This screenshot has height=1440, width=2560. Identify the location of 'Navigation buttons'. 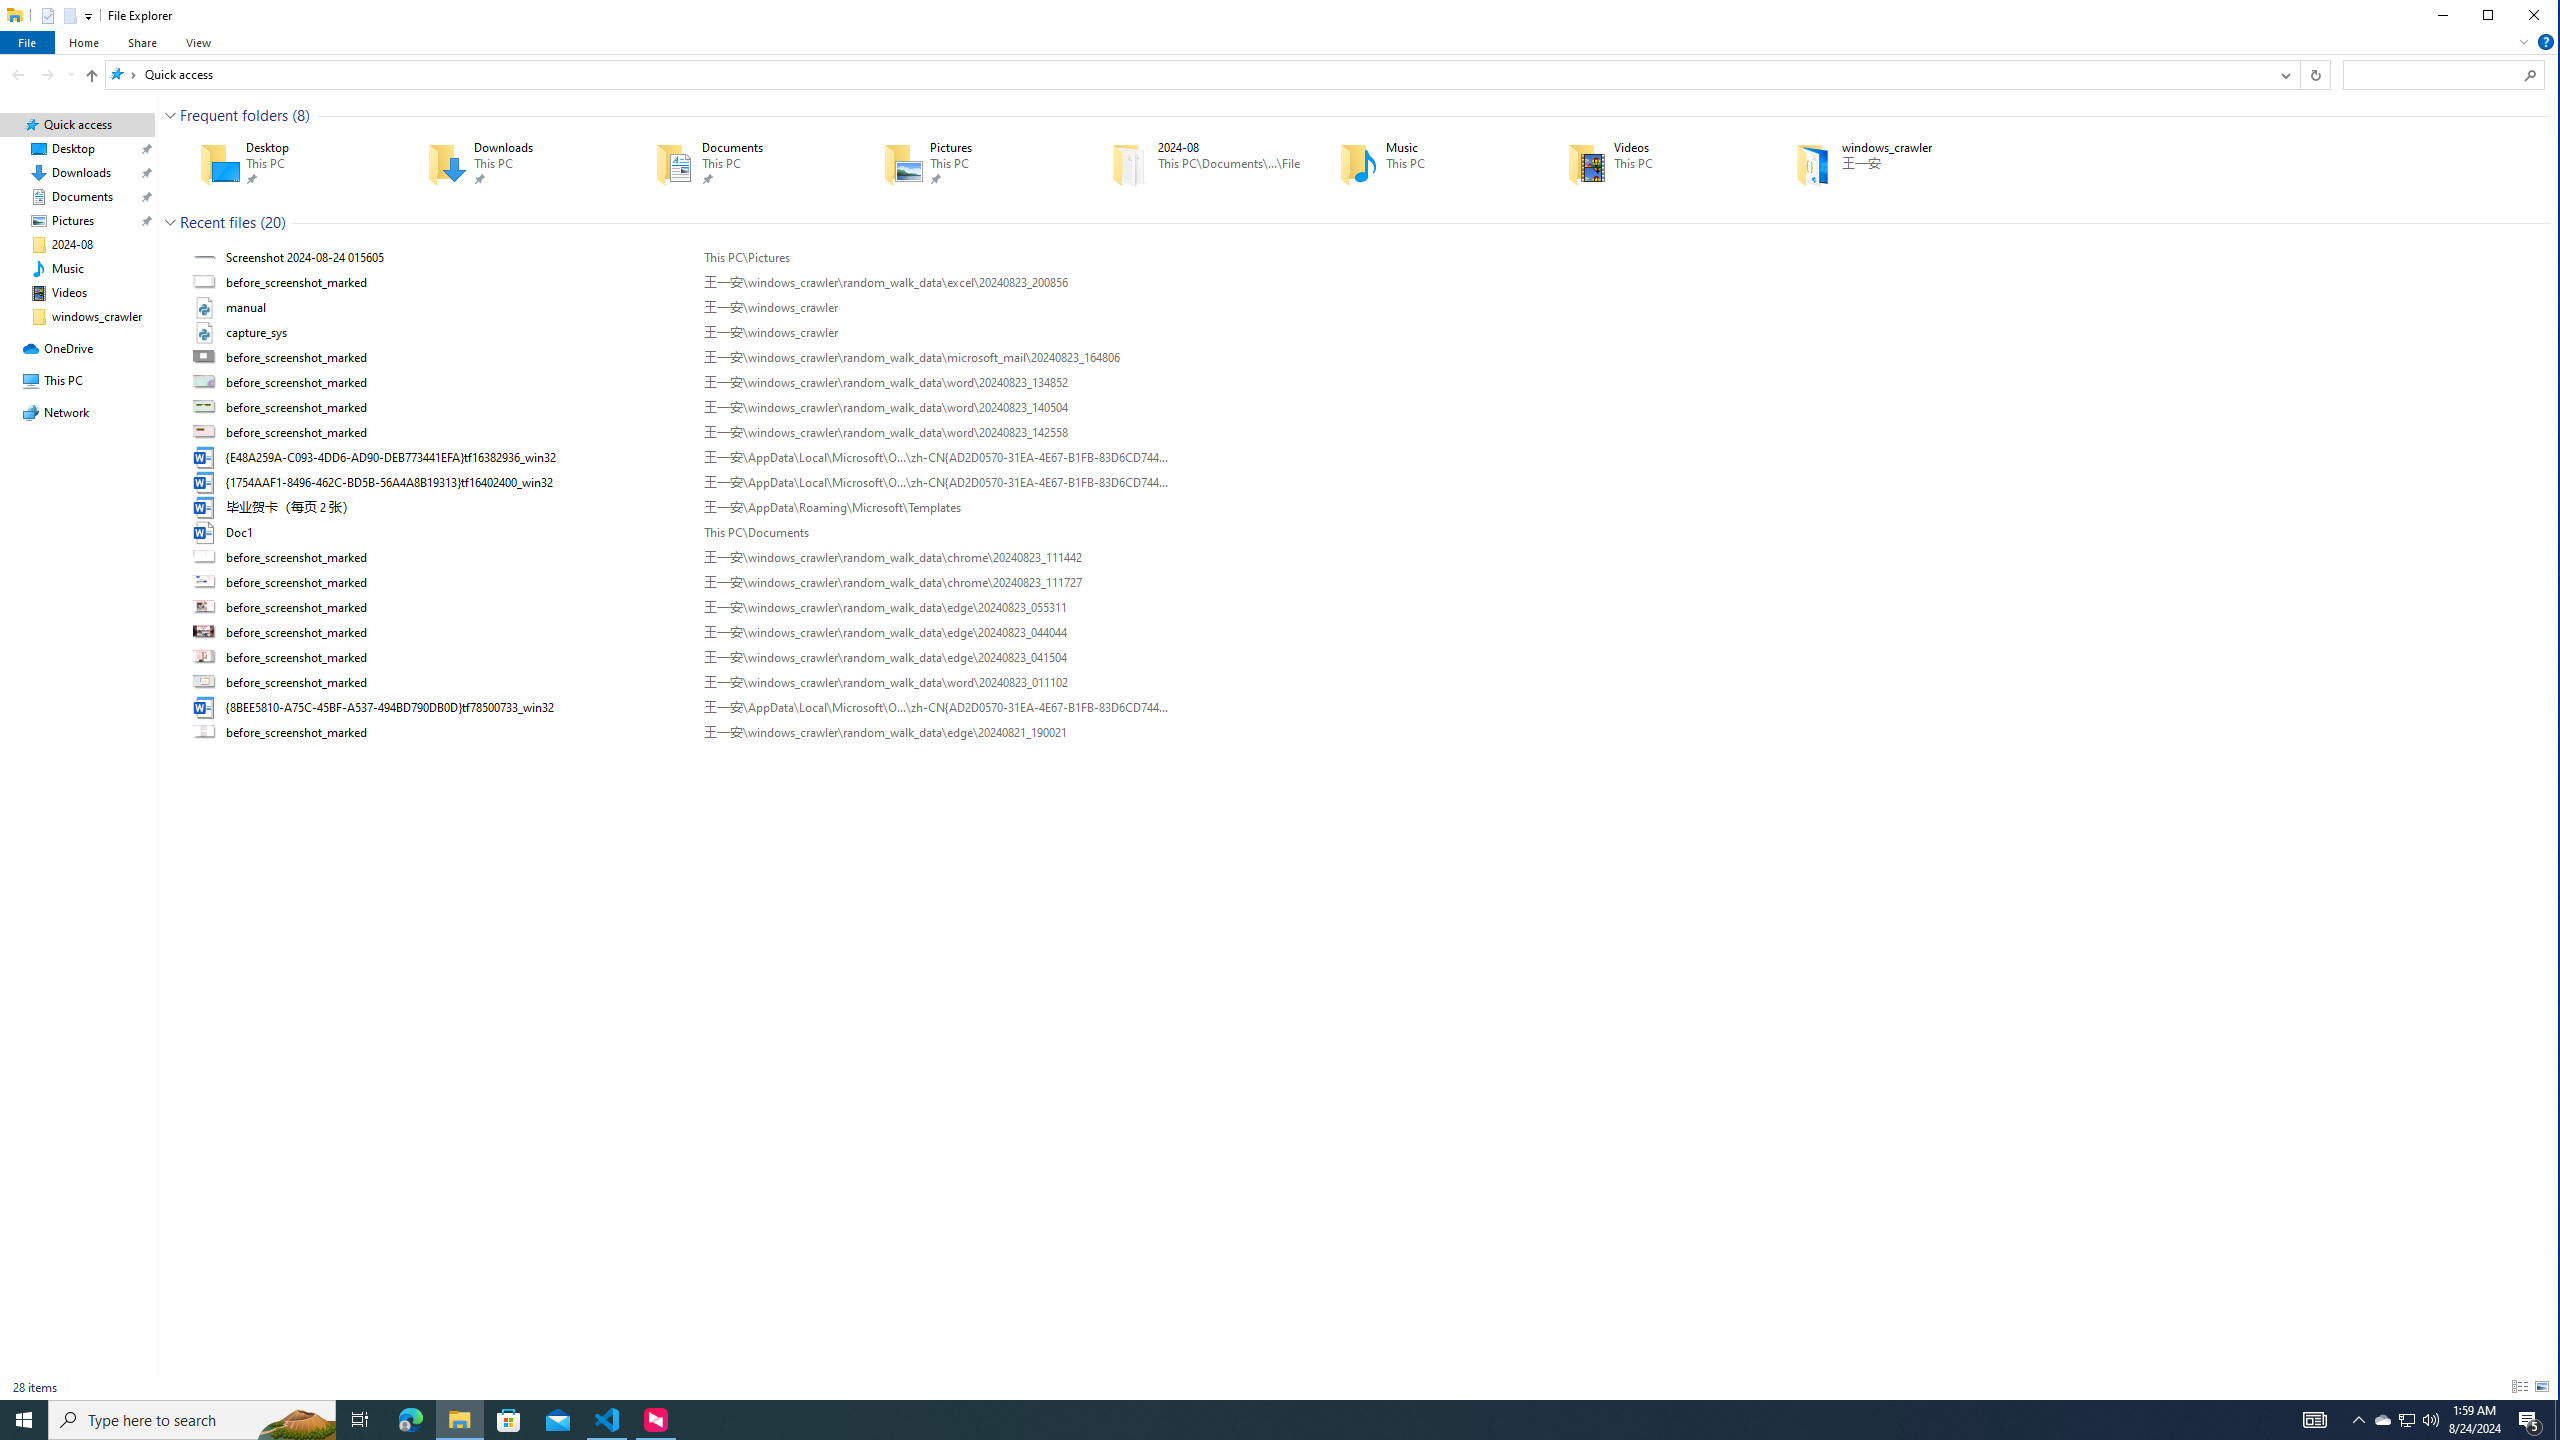
(40, 73).